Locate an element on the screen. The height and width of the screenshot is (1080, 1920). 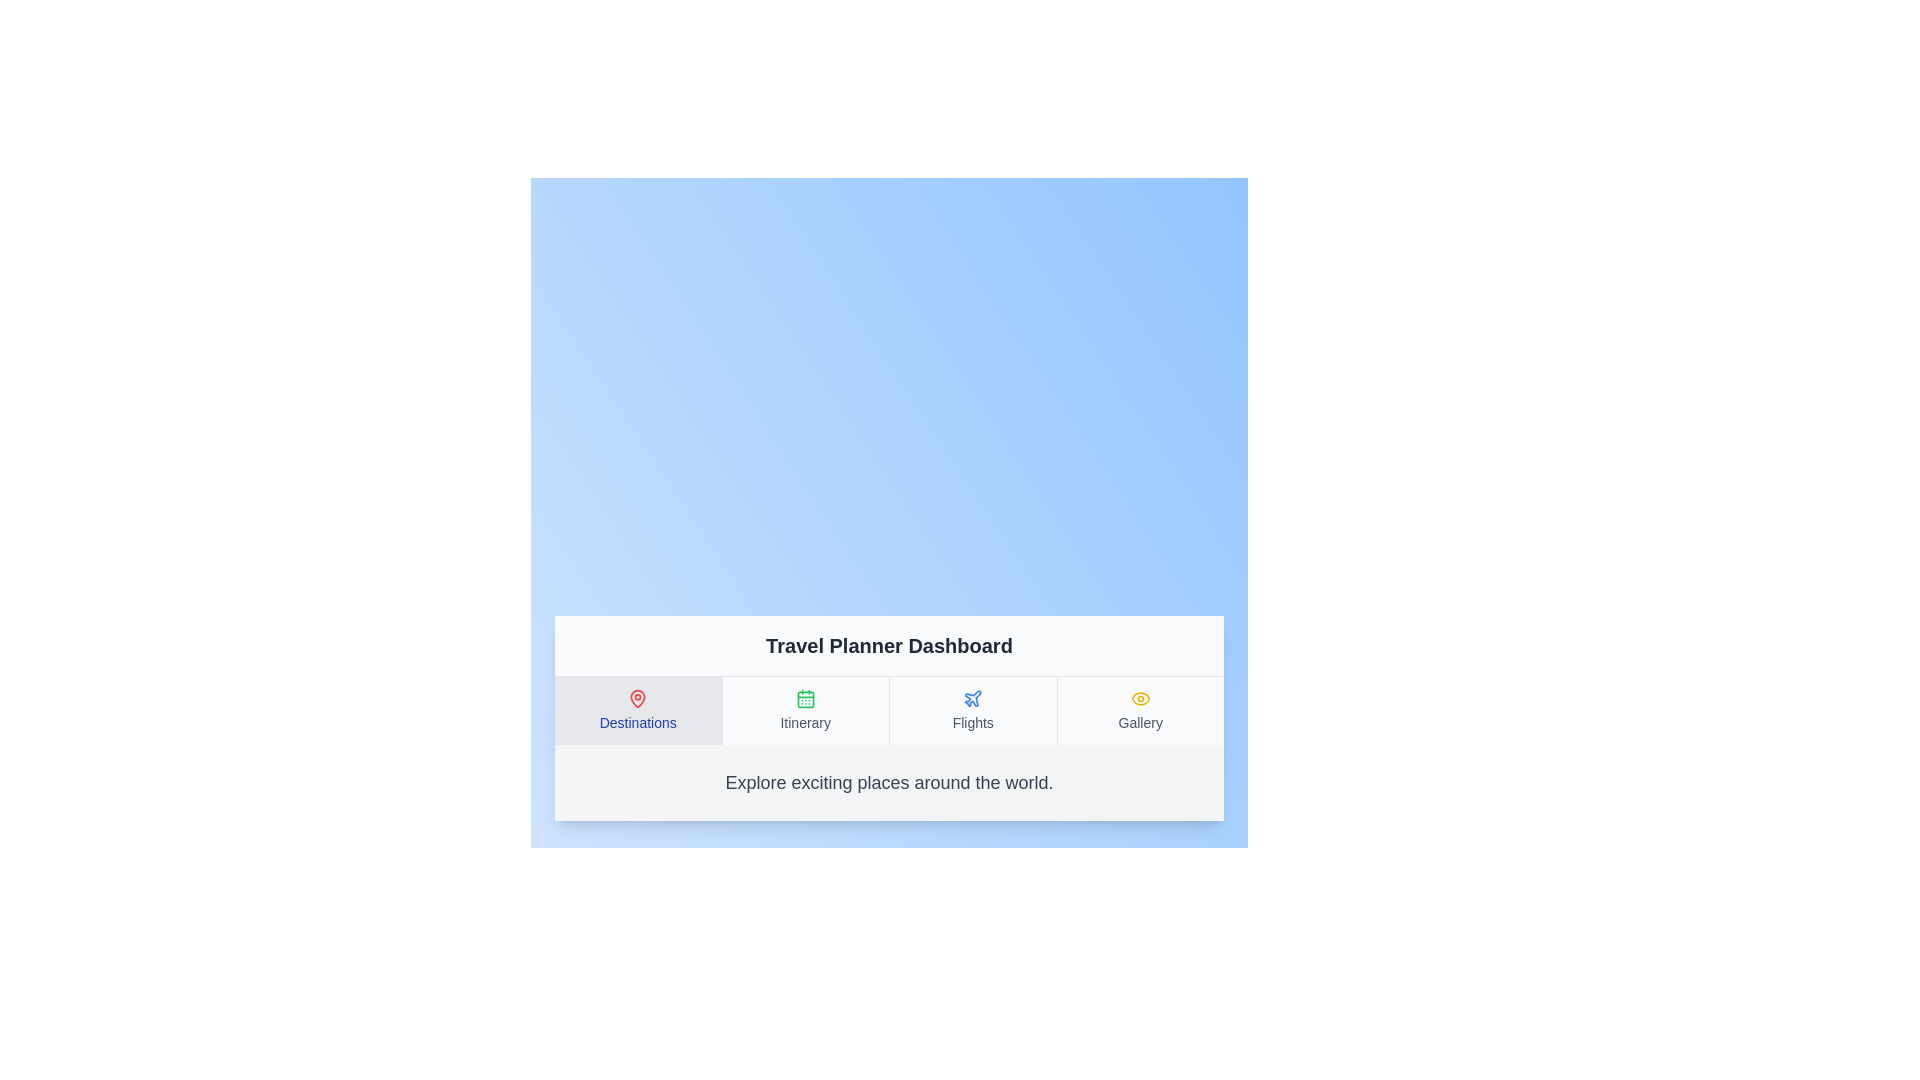
the calendar icon in the Itinerary section of the Travel Planner Dashboard is located at coordinates (805, 697).